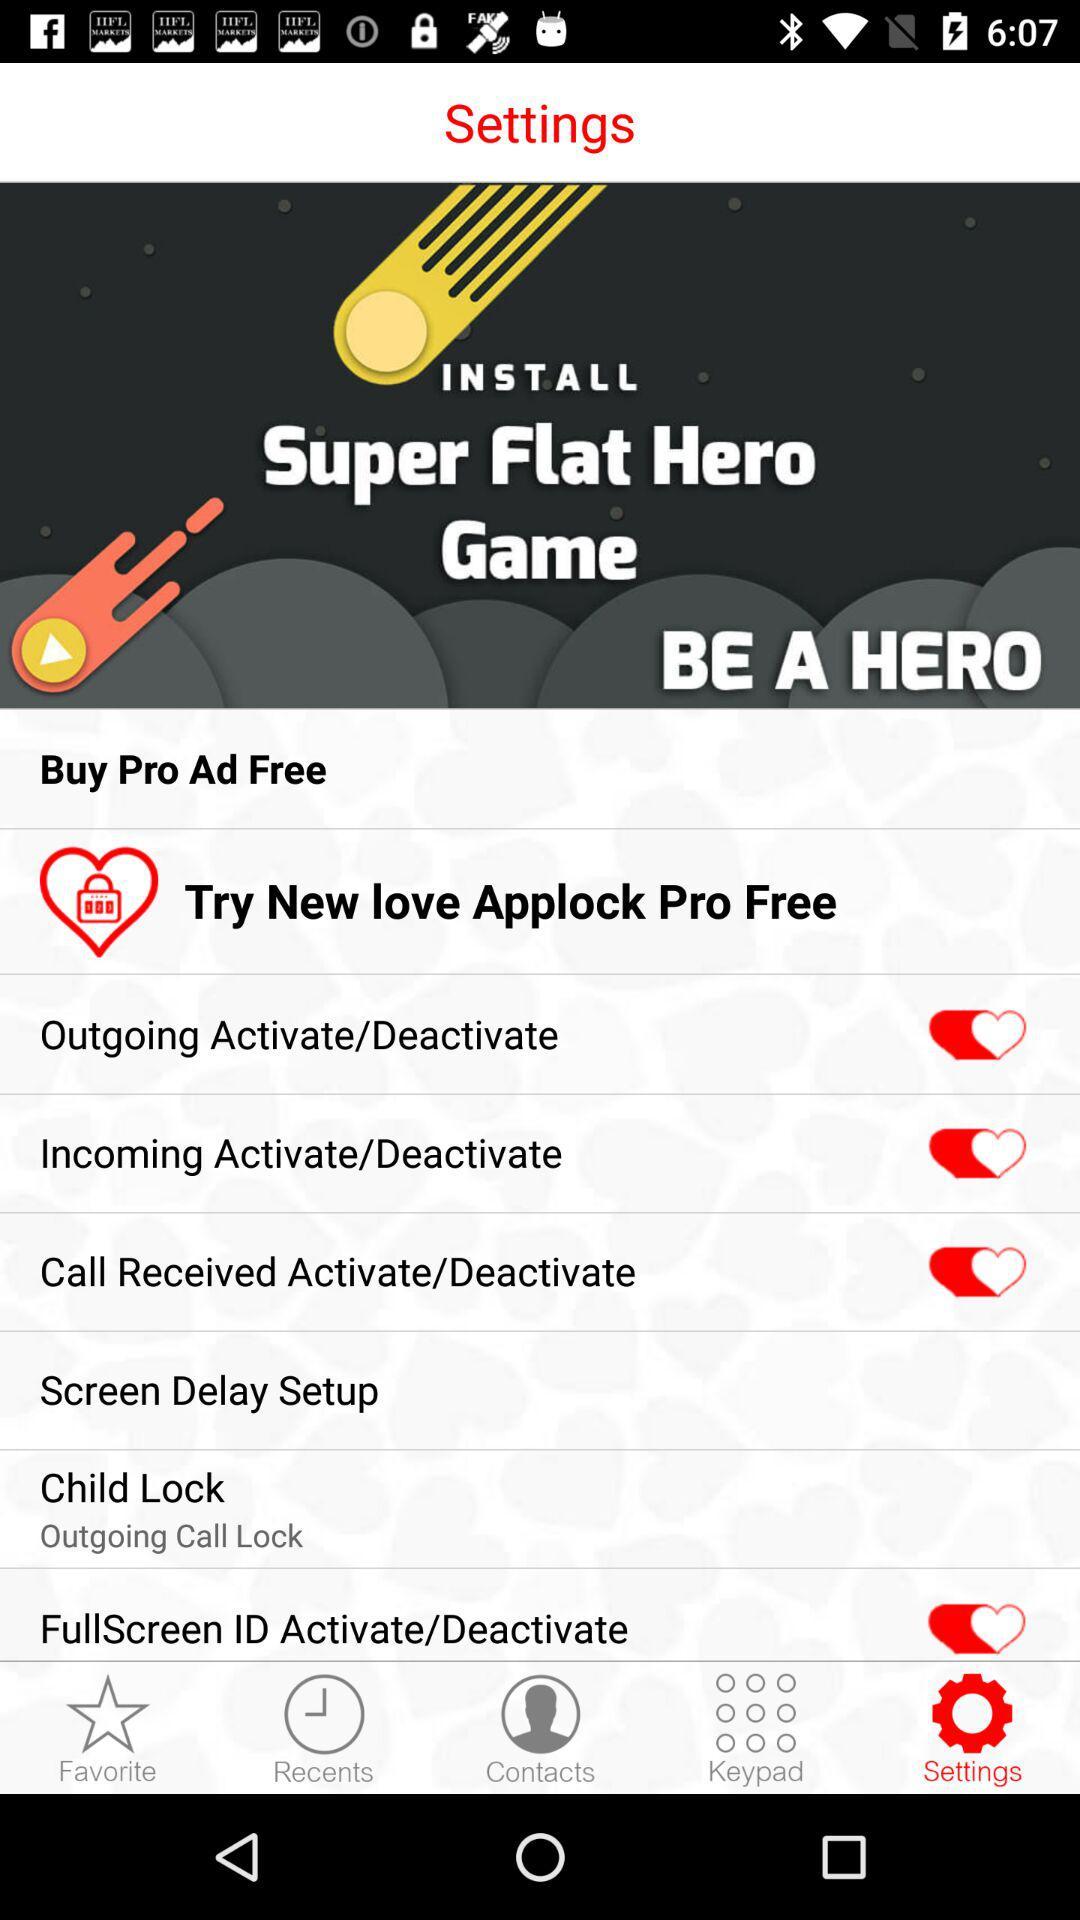 This screenshot has width=1080, height=1920. What do you see at coordinates (973, 1618) in the screenshot?
I see `fullscreen activating and deactivating button` at bounding box center [973, 1618].